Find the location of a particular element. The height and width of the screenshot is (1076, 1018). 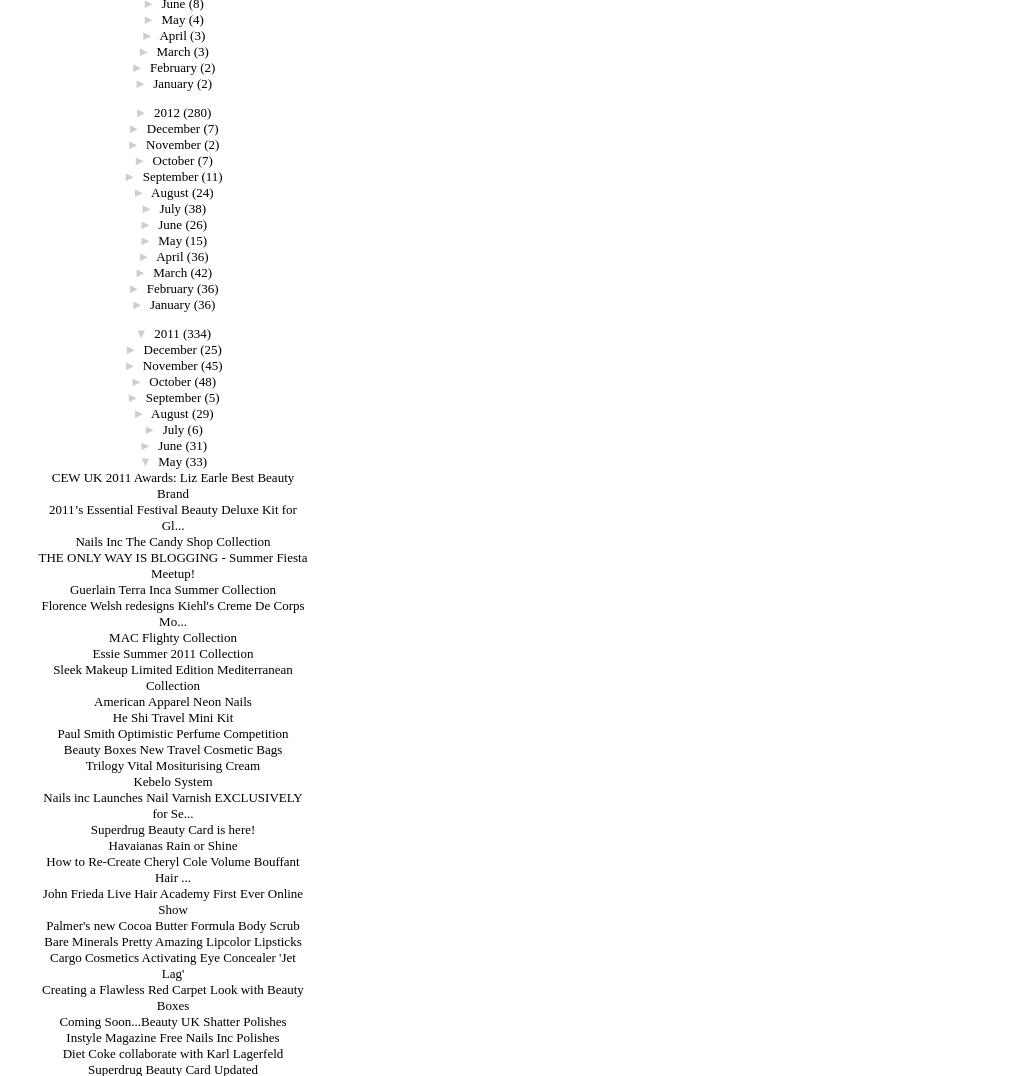

'How to Re-Create Cheryl Cole Volume Bouffant Hair ...' is located at coordinates (172, 869).